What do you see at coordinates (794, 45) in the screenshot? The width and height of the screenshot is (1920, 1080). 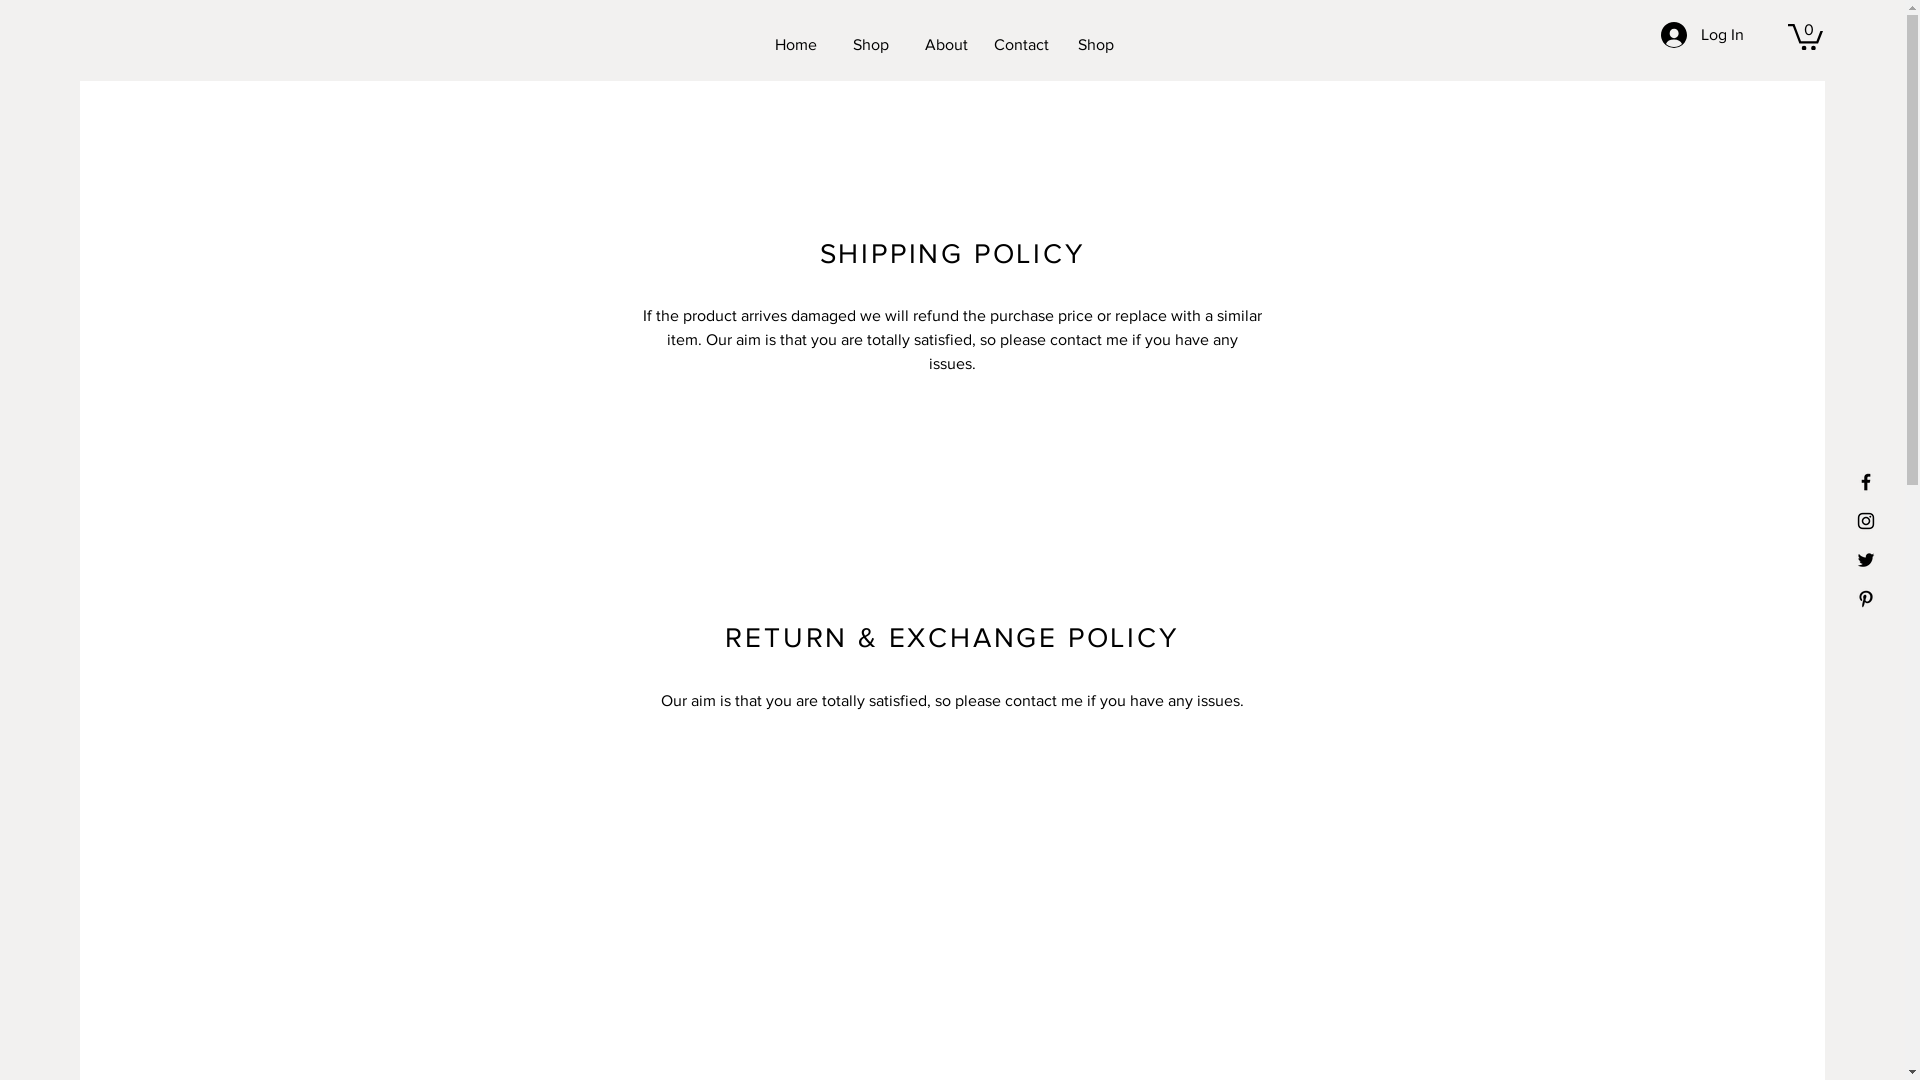 I see `'Home'` at bounding box center [794, 45].